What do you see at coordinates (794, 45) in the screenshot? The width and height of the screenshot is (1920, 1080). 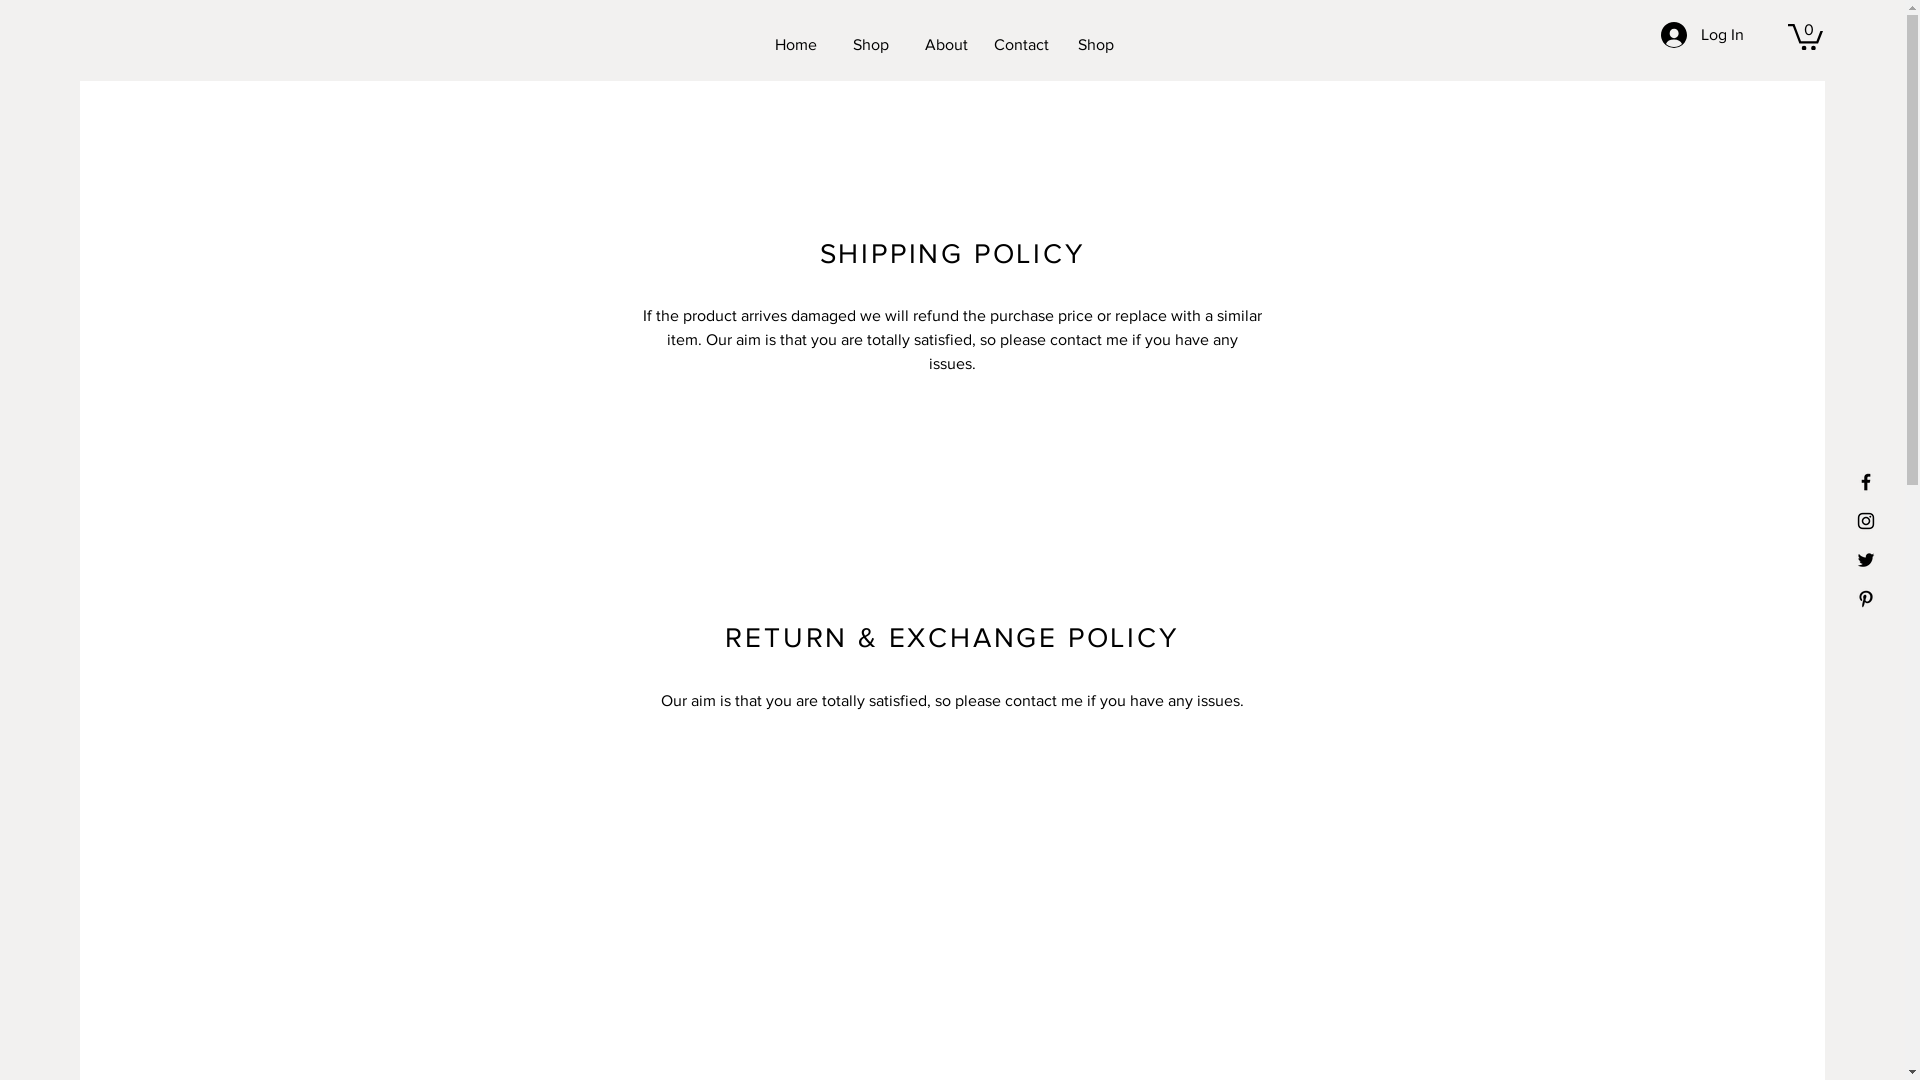 I see `'Home'` at bounding box center [794, 45].